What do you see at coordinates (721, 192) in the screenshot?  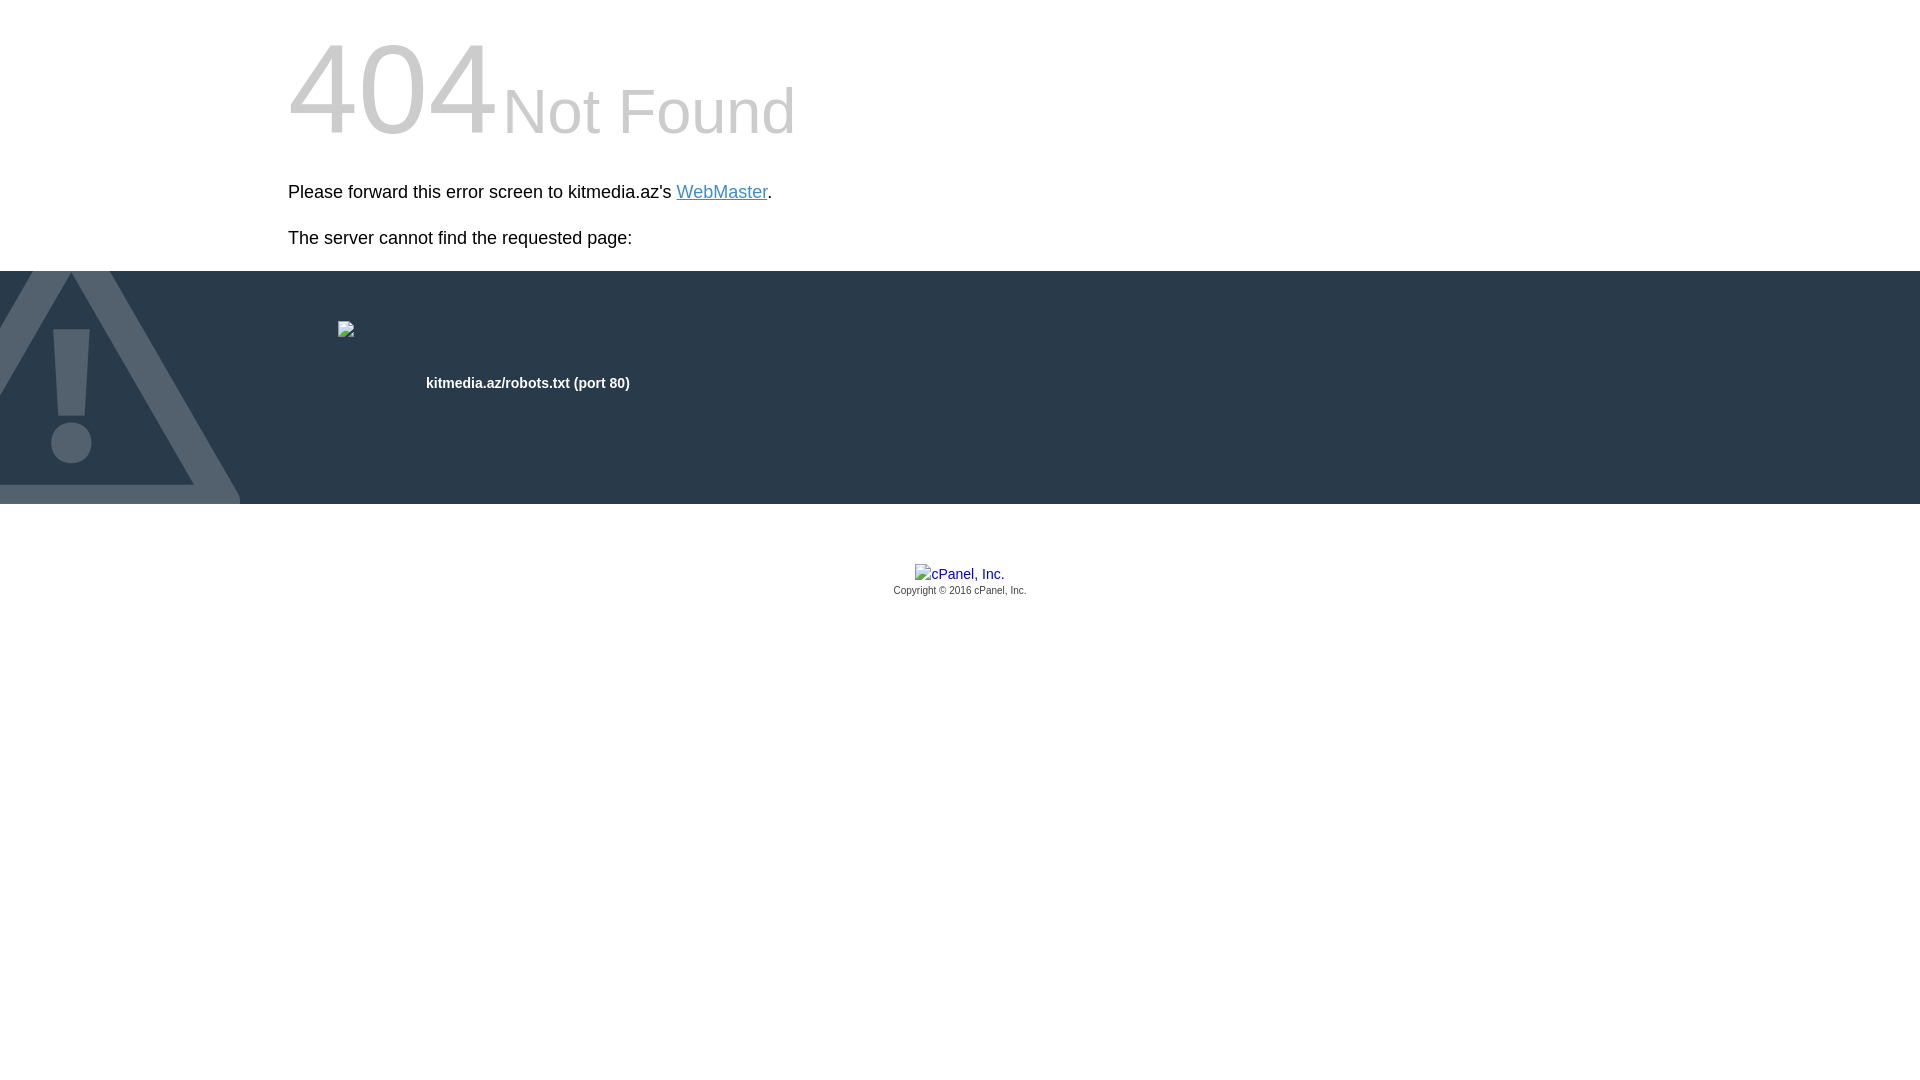 I see `'WebMaster'` at bounding box center [721, 192].